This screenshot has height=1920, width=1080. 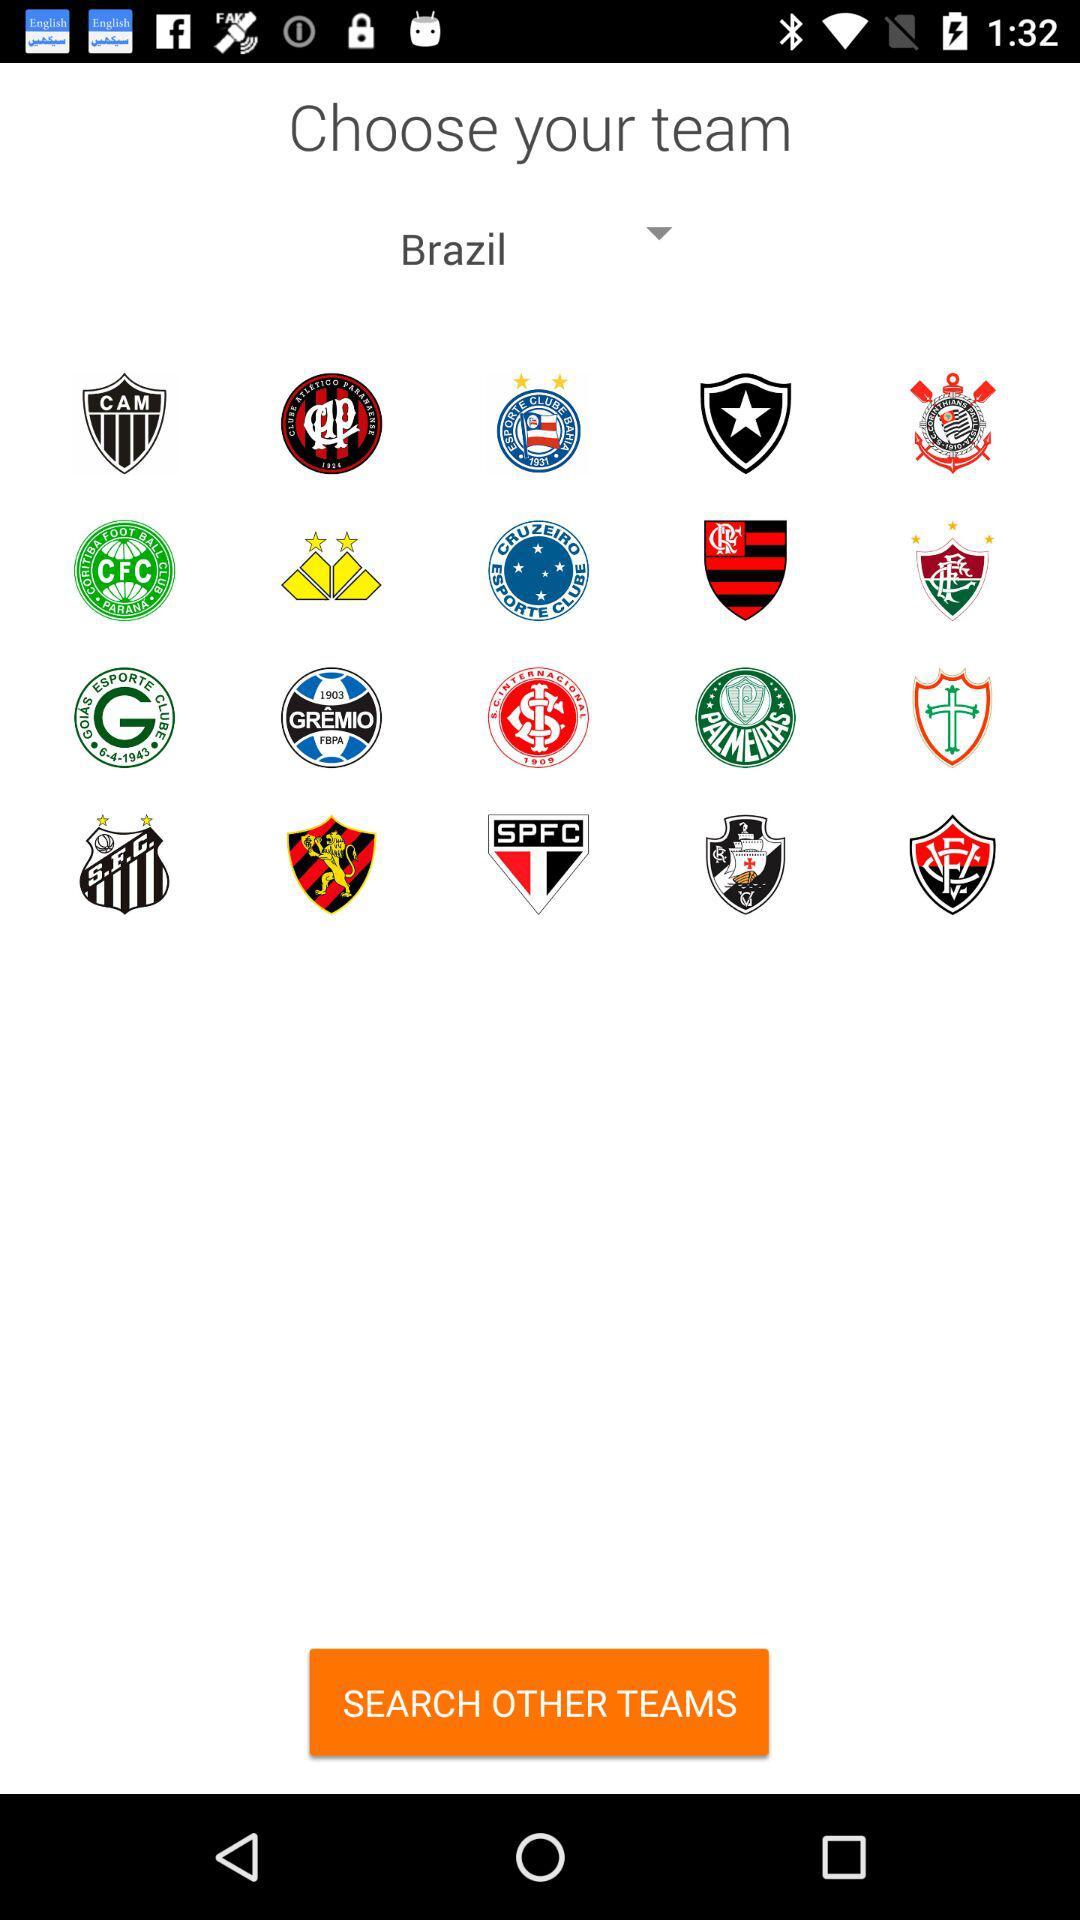 I want to click on the logo which is beside goias esporte, so click(x=330, y=717).